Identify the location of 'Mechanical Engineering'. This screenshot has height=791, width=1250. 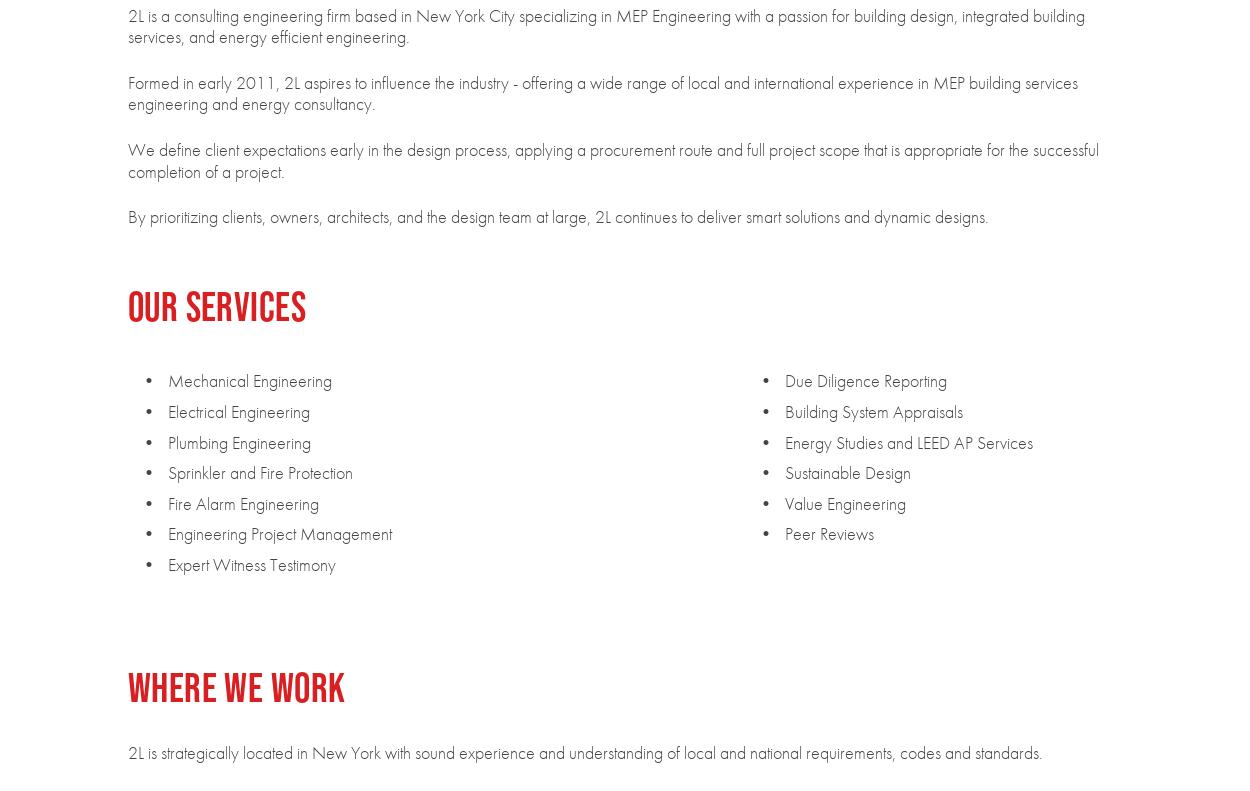
(167, 379).